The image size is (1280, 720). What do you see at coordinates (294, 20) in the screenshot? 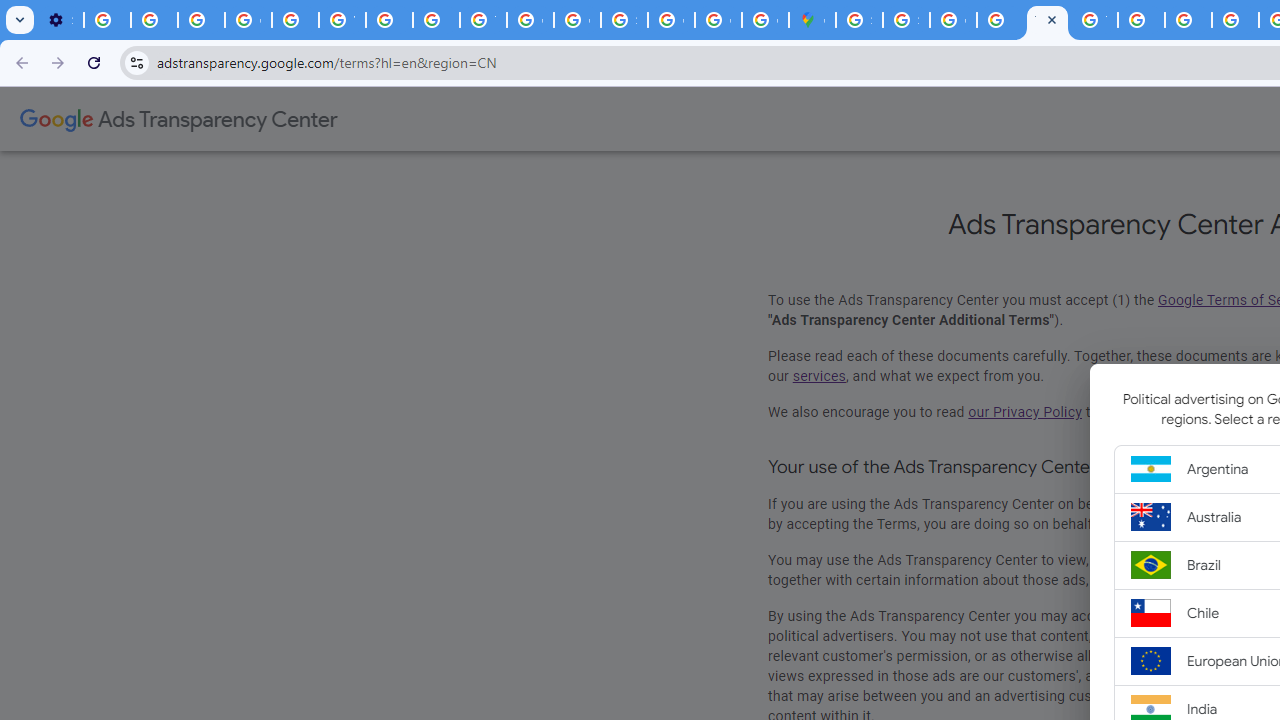
I see `'Privacy Help Center - Policies Help'` at bounding box center [294, 20].